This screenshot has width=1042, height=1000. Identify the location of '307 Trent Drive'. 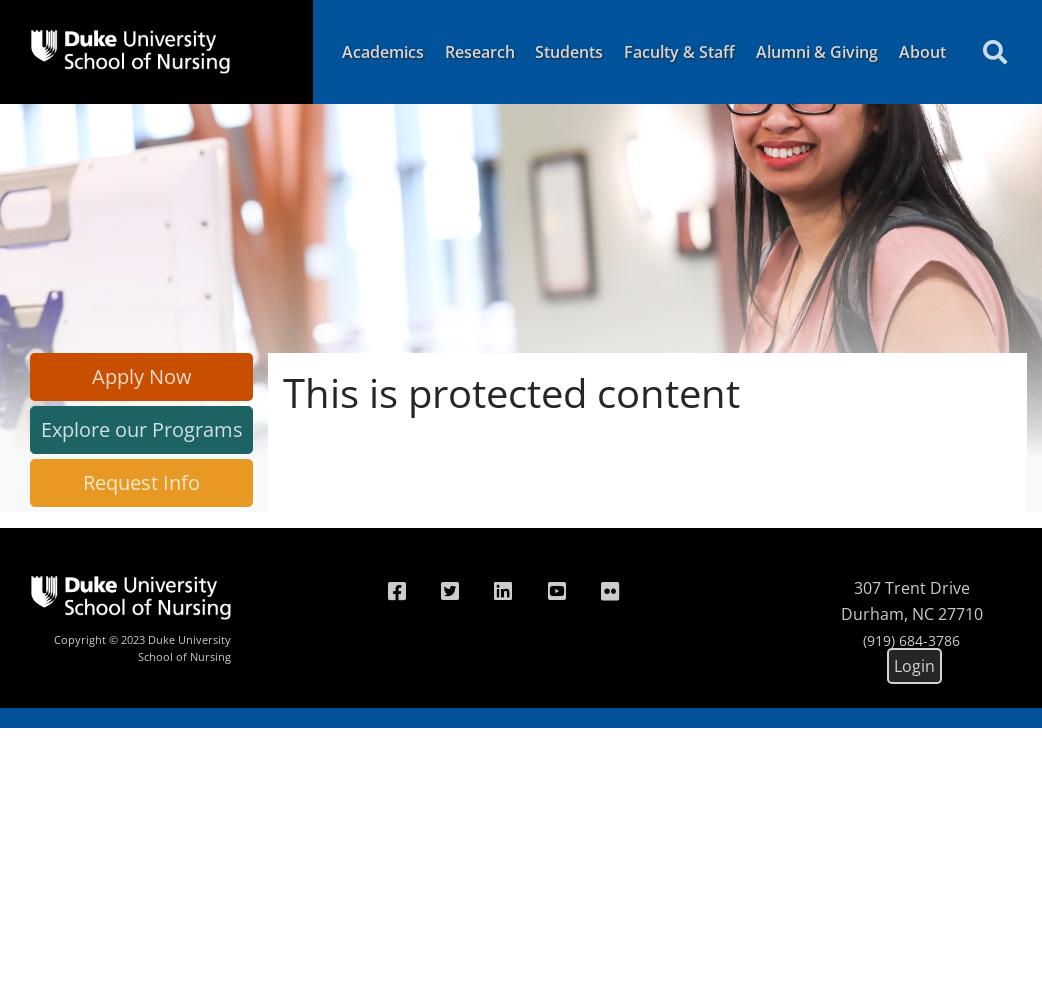
(852, 587).